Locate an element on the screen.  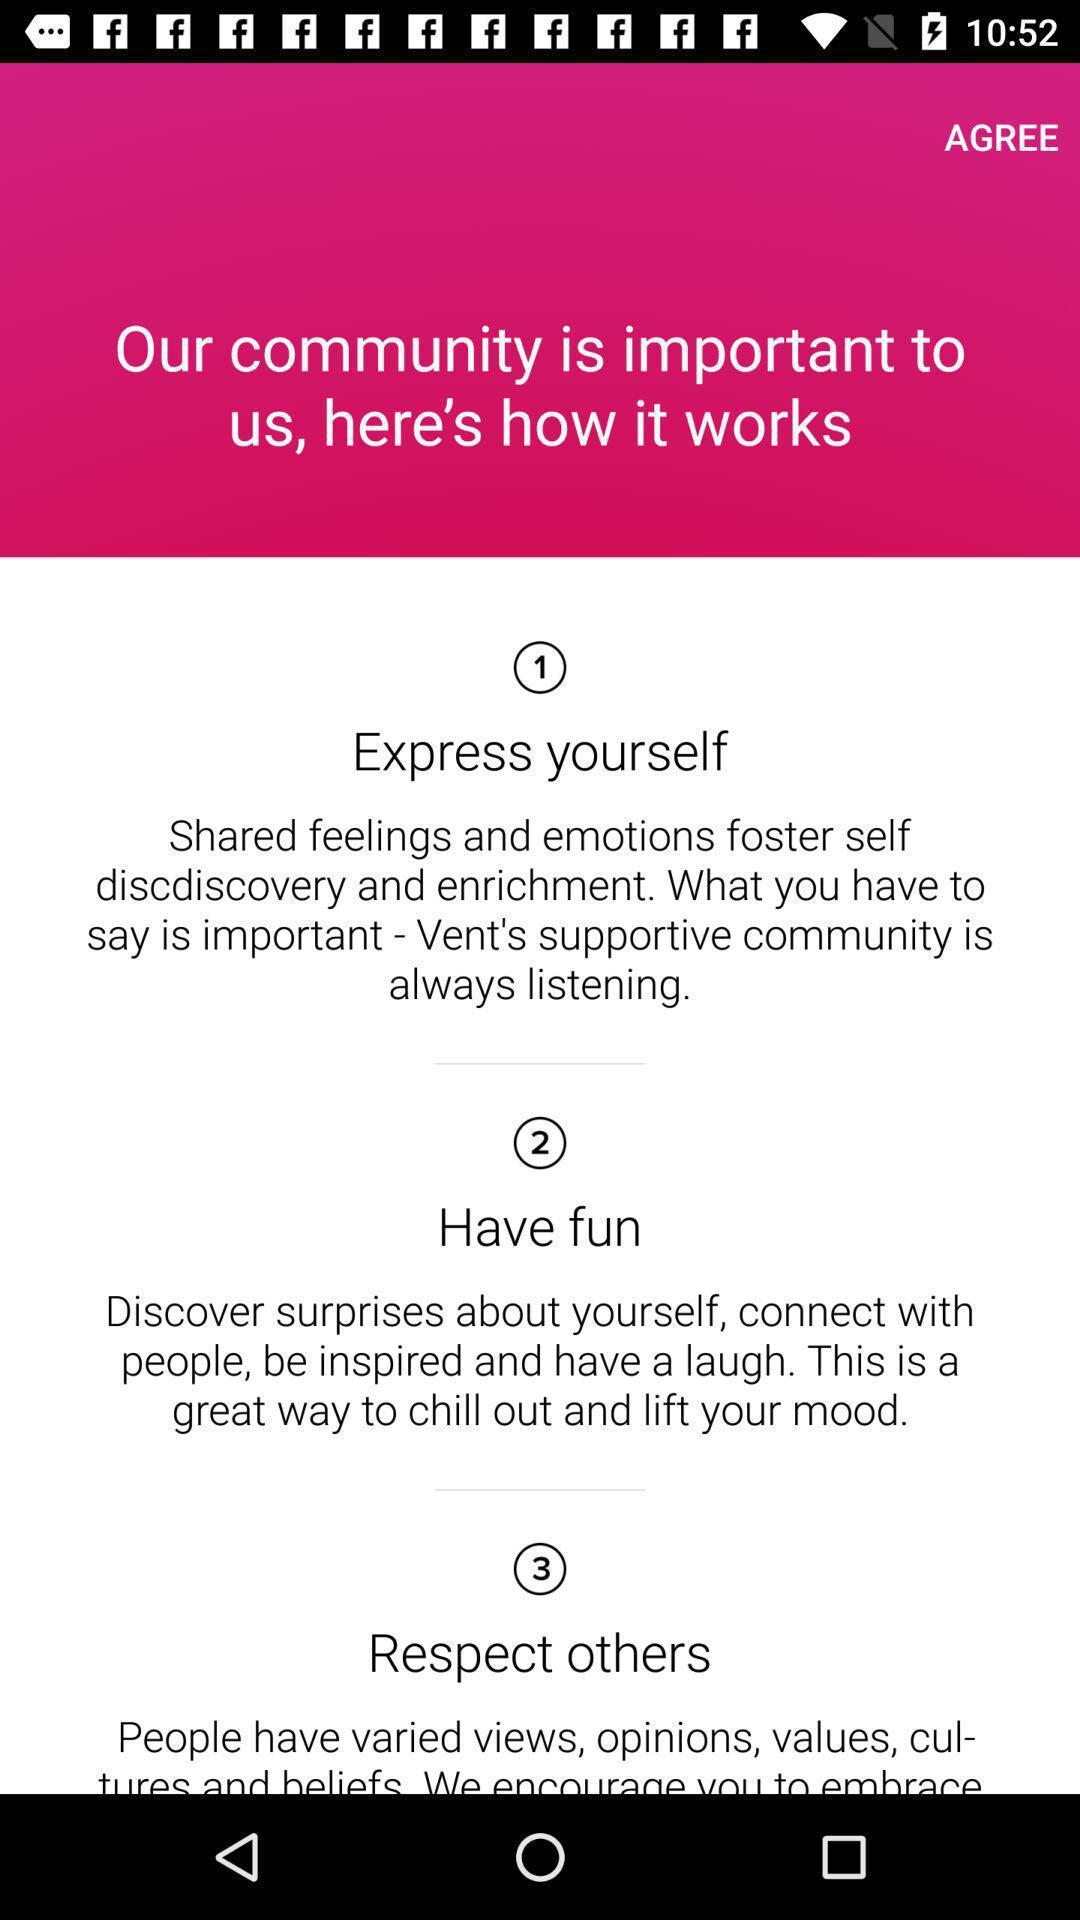
the agree item is located at coordinates (1001, 135).